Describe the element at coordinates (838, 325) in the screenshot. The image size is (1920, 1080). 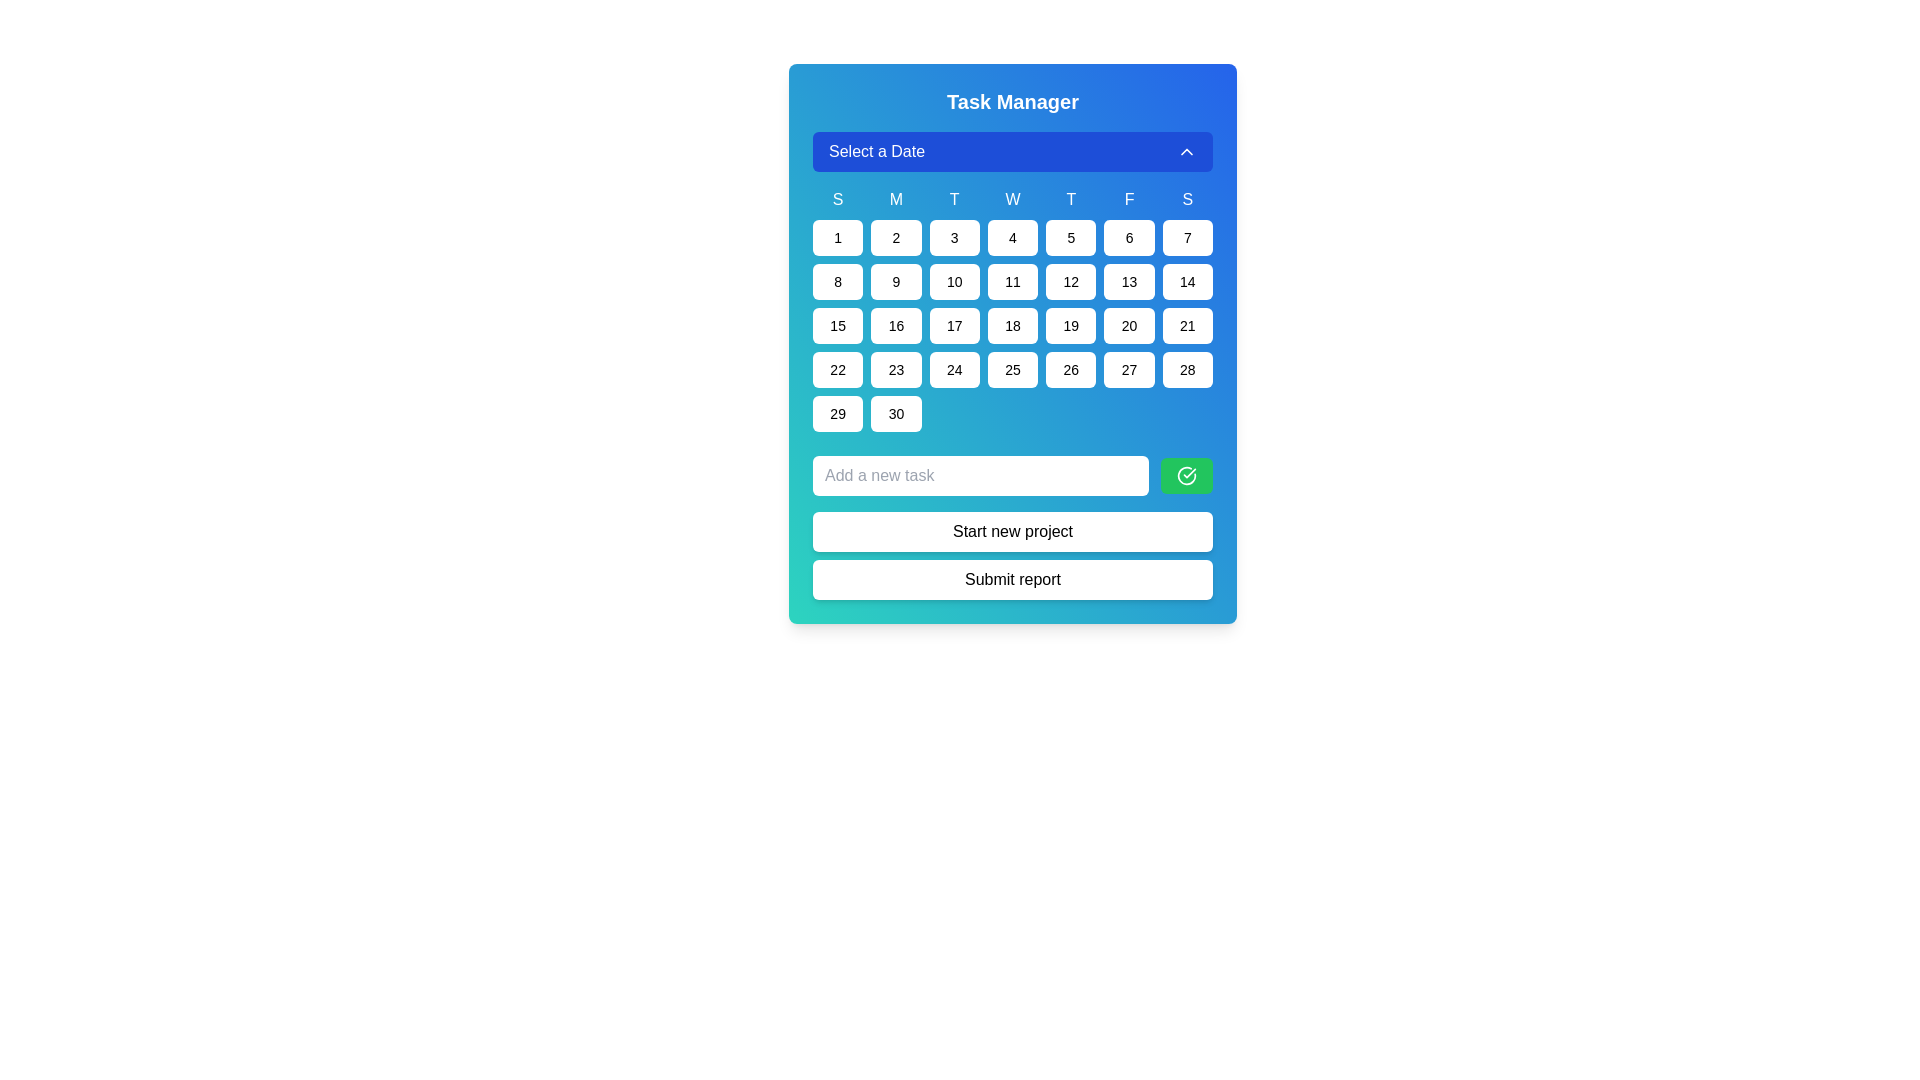
I see `the button displaying the number '15' in the calendar grid` at that location.